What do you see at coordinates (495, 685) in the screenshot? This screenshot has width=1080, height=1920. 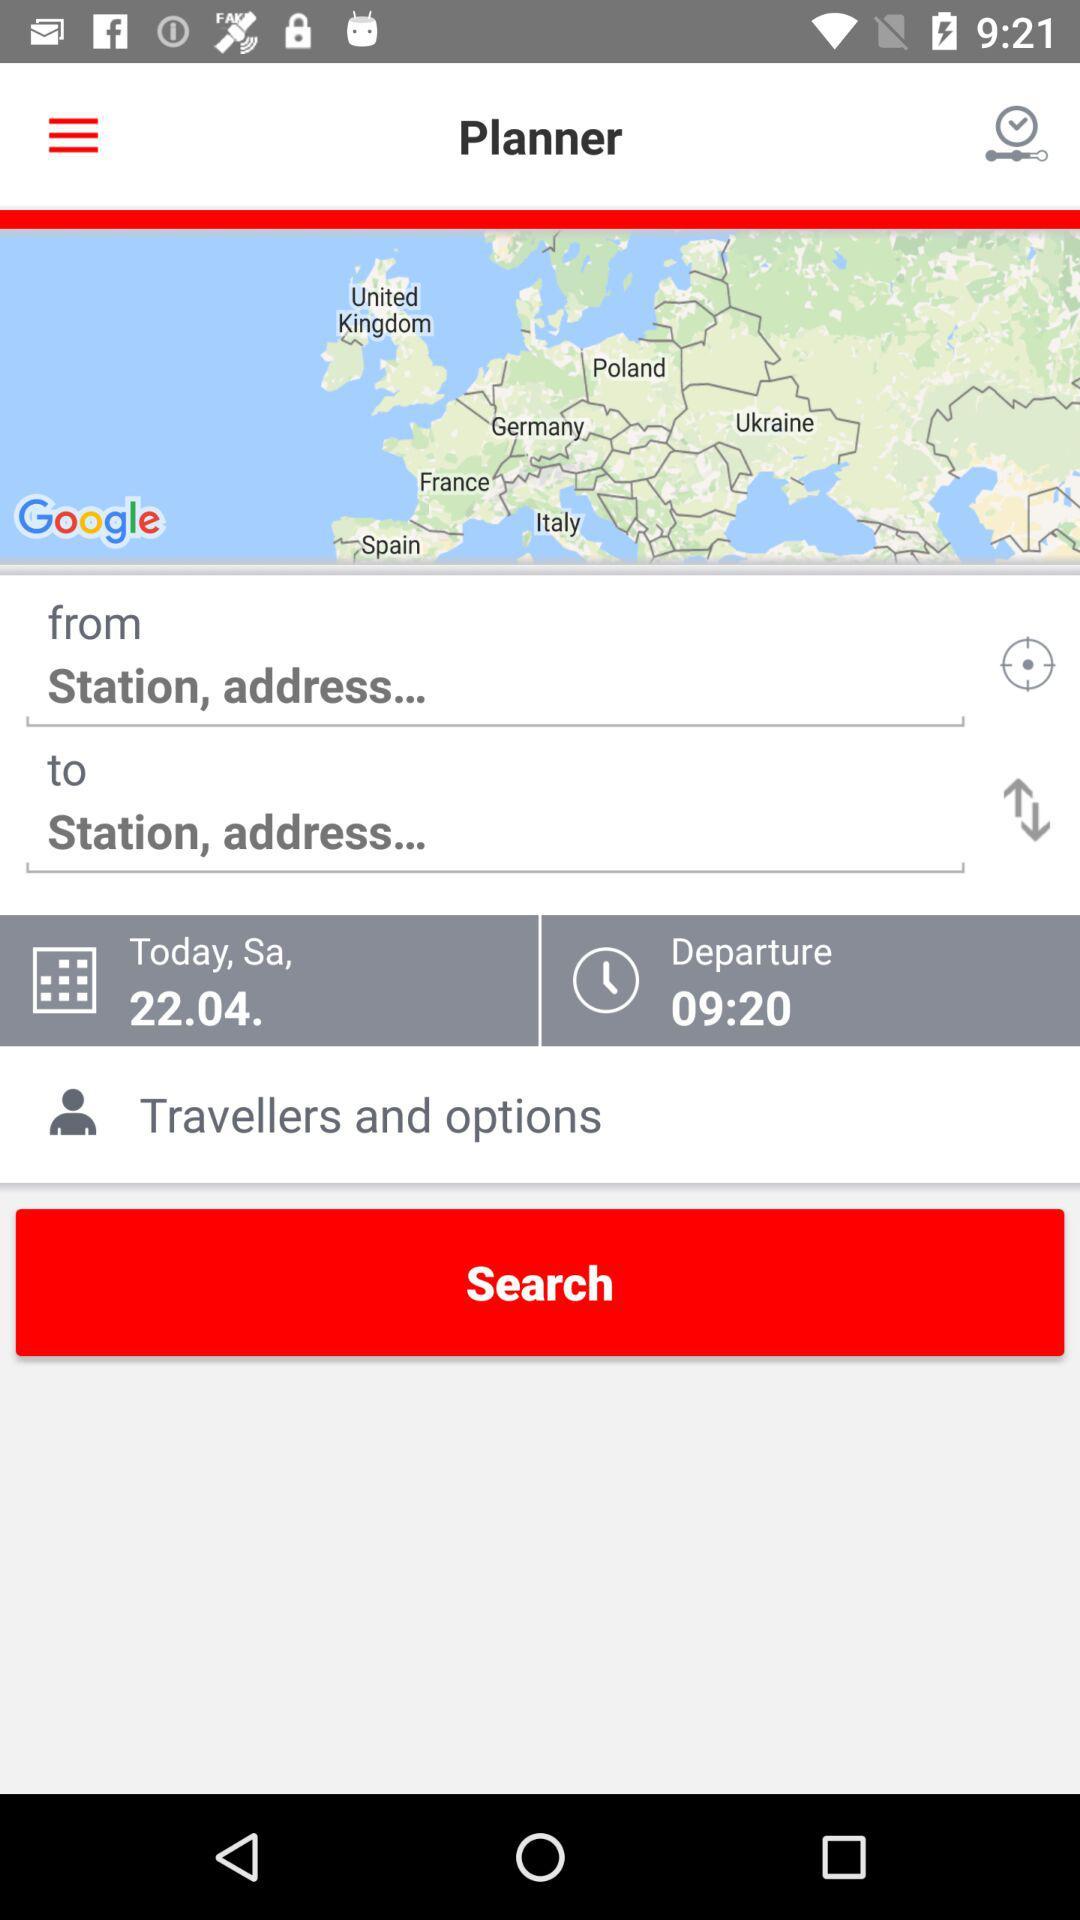 I see `the item above the to icon` at bounding box center [495, 685].